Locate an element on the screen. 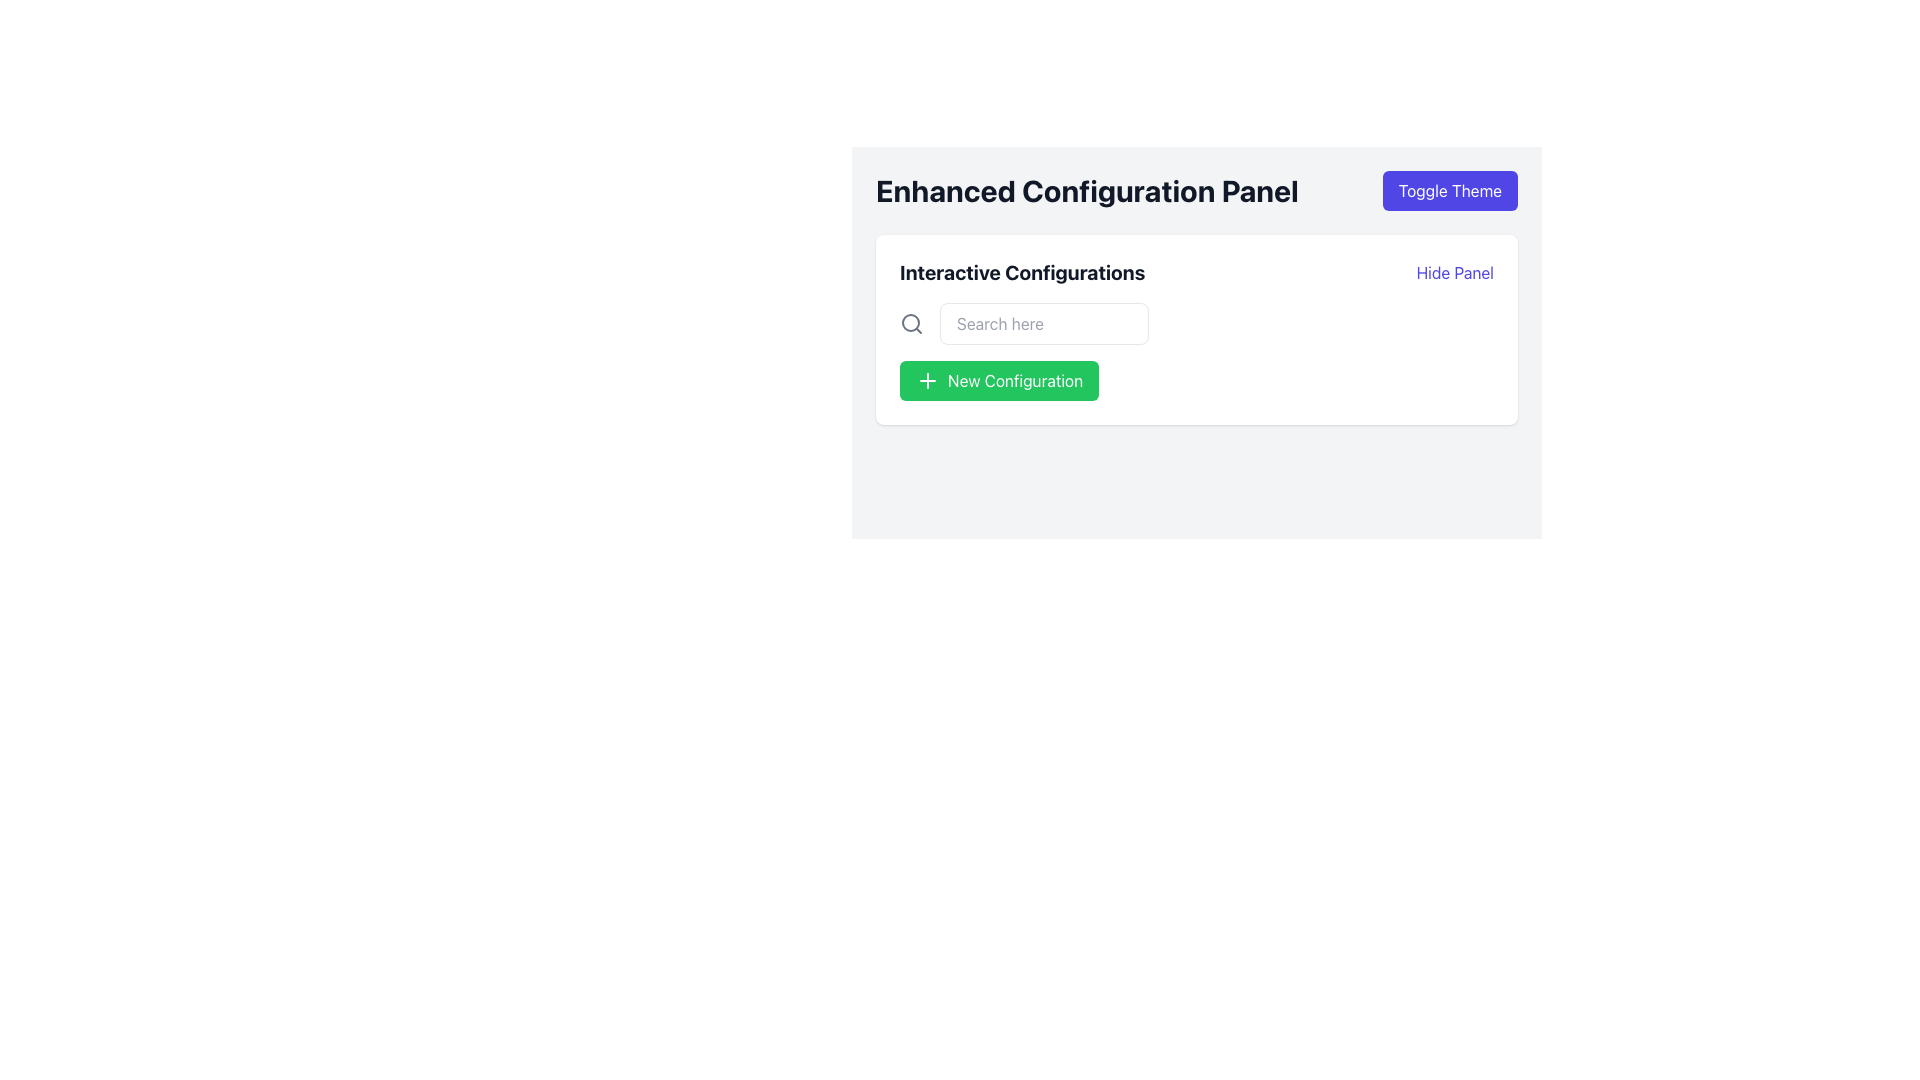  the button located near the bottom center of the 'Interactive Configurations' grouping is located at coordinates (999, 381).